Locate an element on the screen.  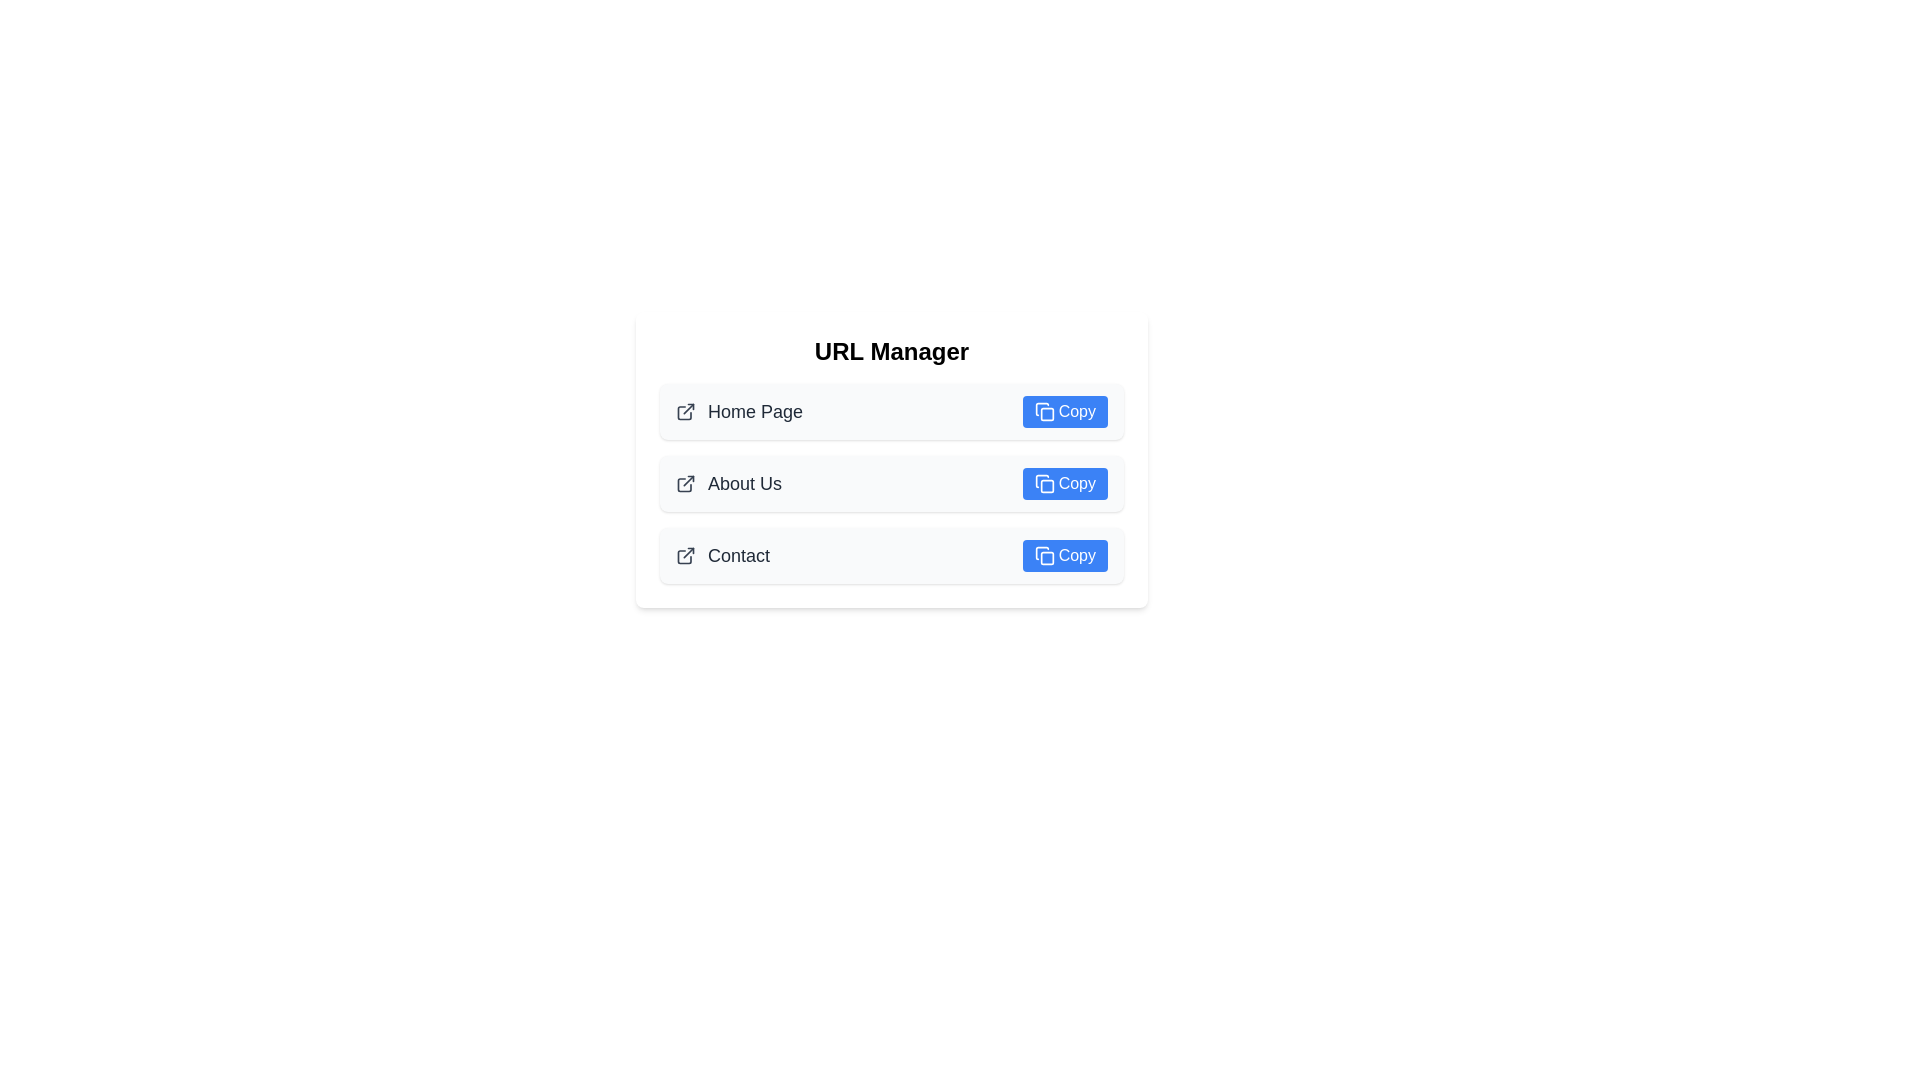
the 'Home Page' label with an external link icon is located at coordinates (738, 411).